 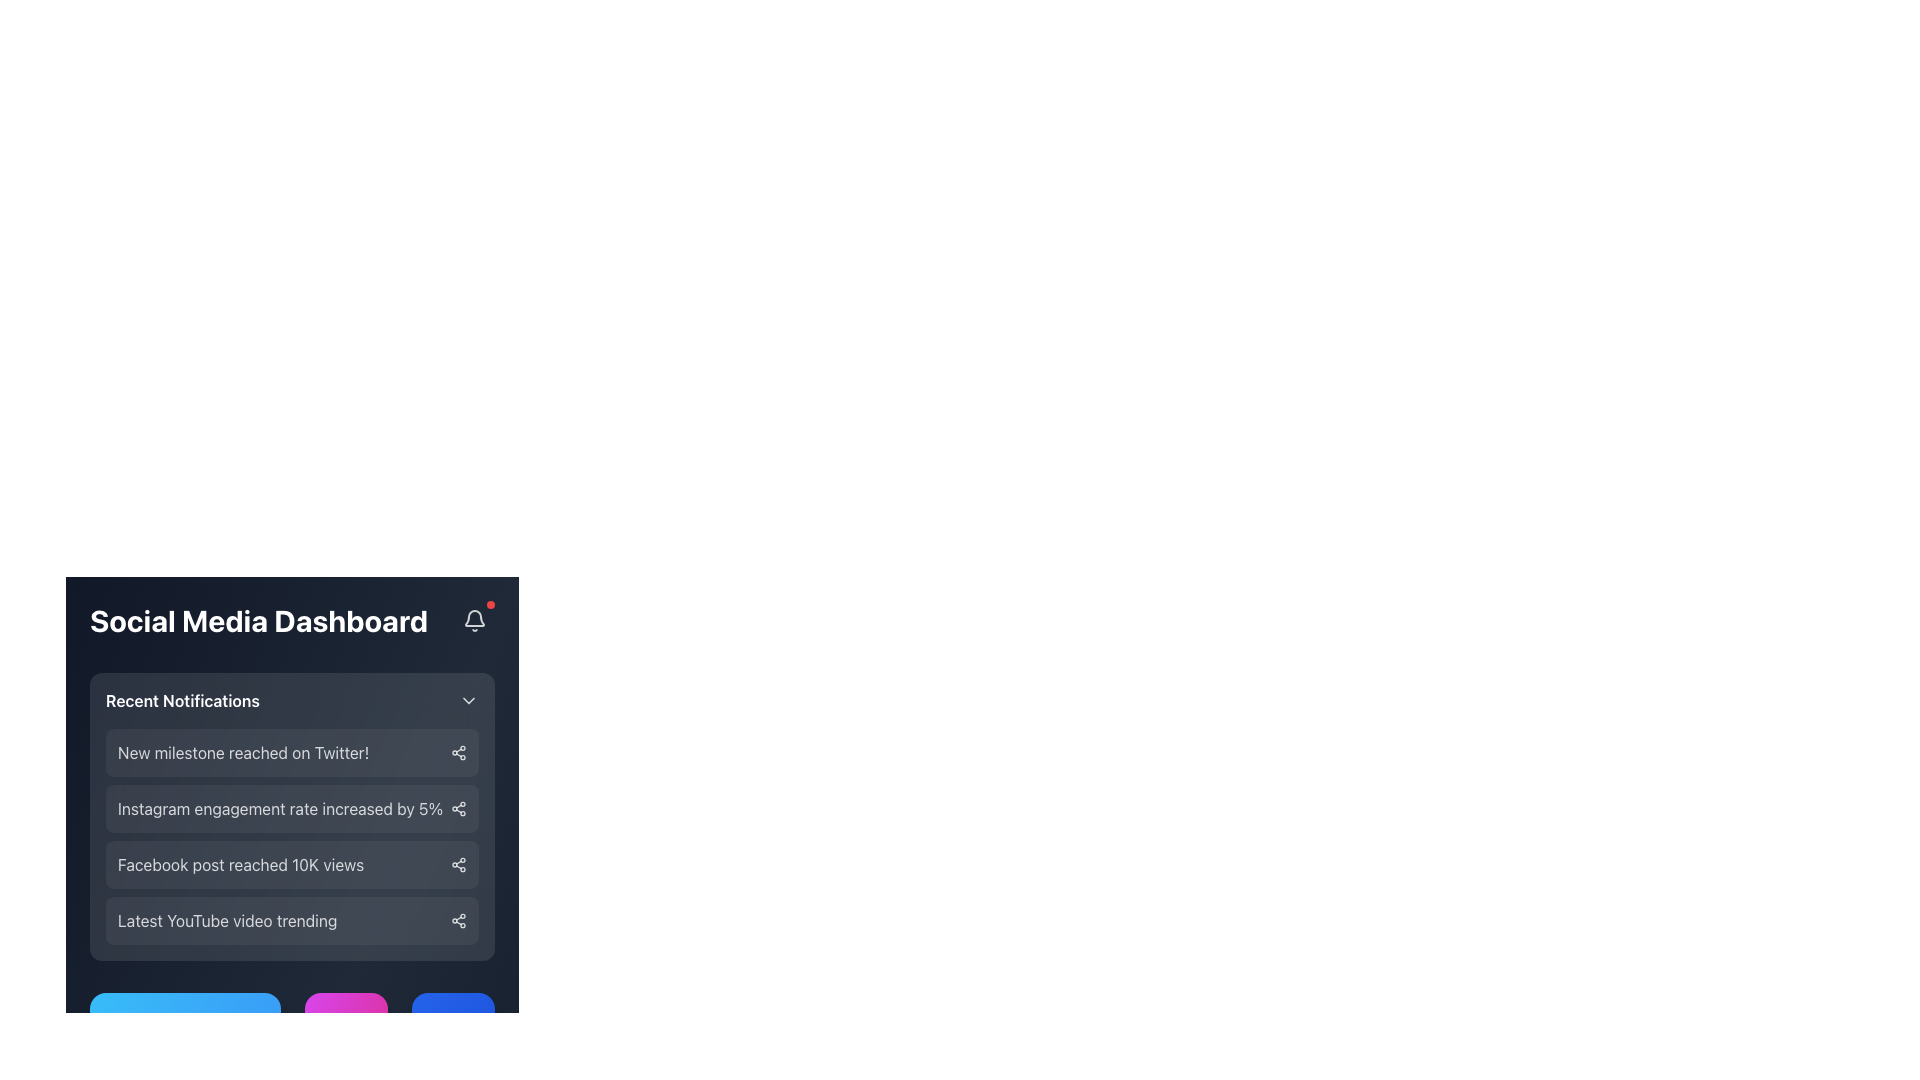 I want to click on the stylized share icon located at the rightmost part of the notification line for 'Instagram engagement rate increased by 5%' in the Recent Notifications section to initiate a share action, so click(x=458, y=808).